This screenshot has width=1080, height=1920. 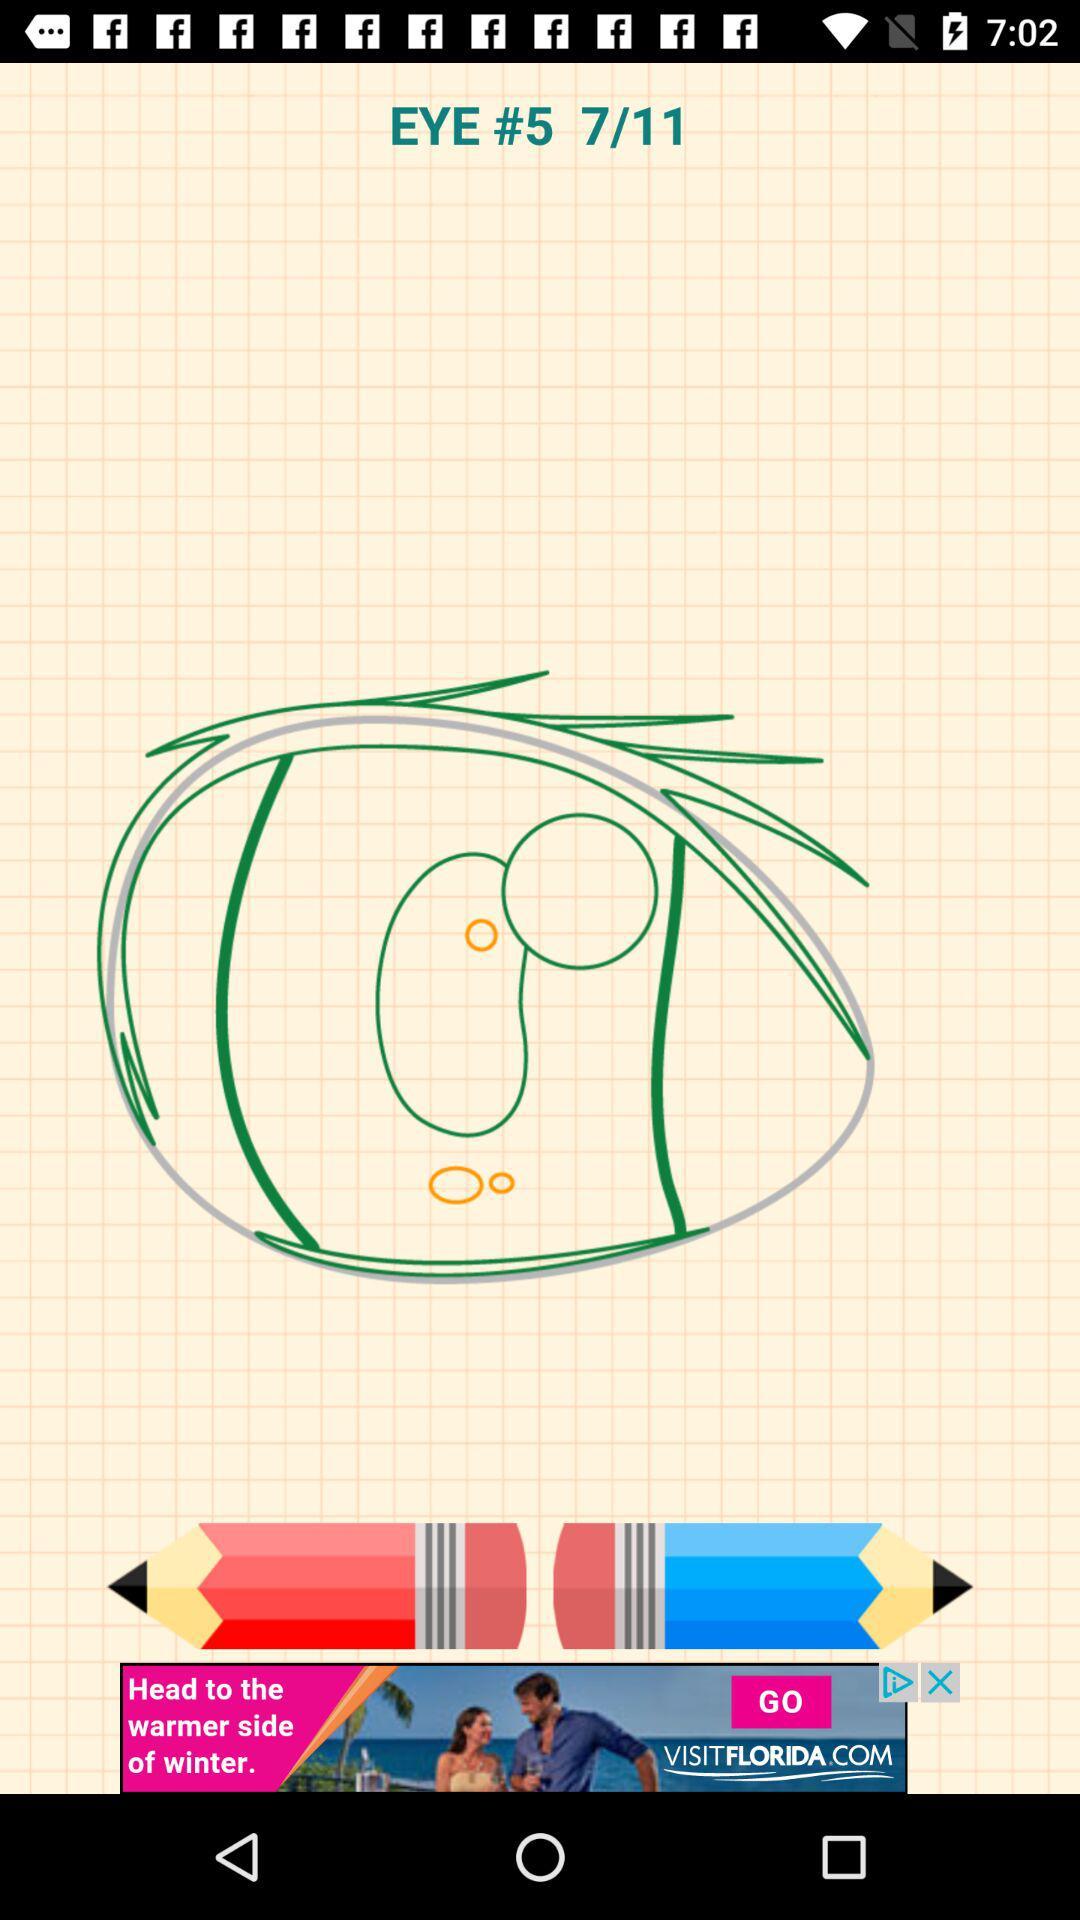 I want to click on advert, so click(x=540, y=1727).